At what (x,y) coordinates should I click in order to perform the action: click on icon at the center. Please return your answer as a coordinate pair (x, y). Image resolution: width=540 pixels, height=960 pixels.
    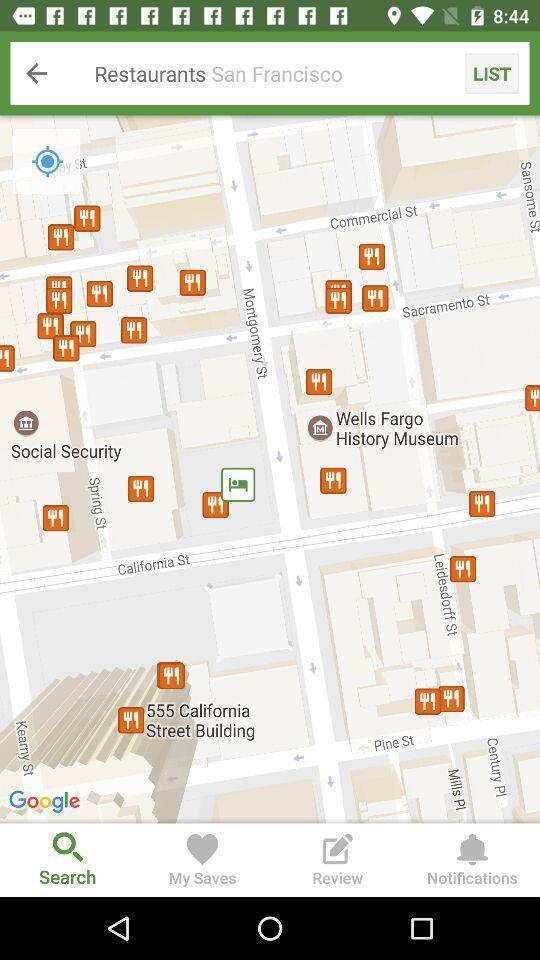
    Looking at the image, I should click on (270, 469).